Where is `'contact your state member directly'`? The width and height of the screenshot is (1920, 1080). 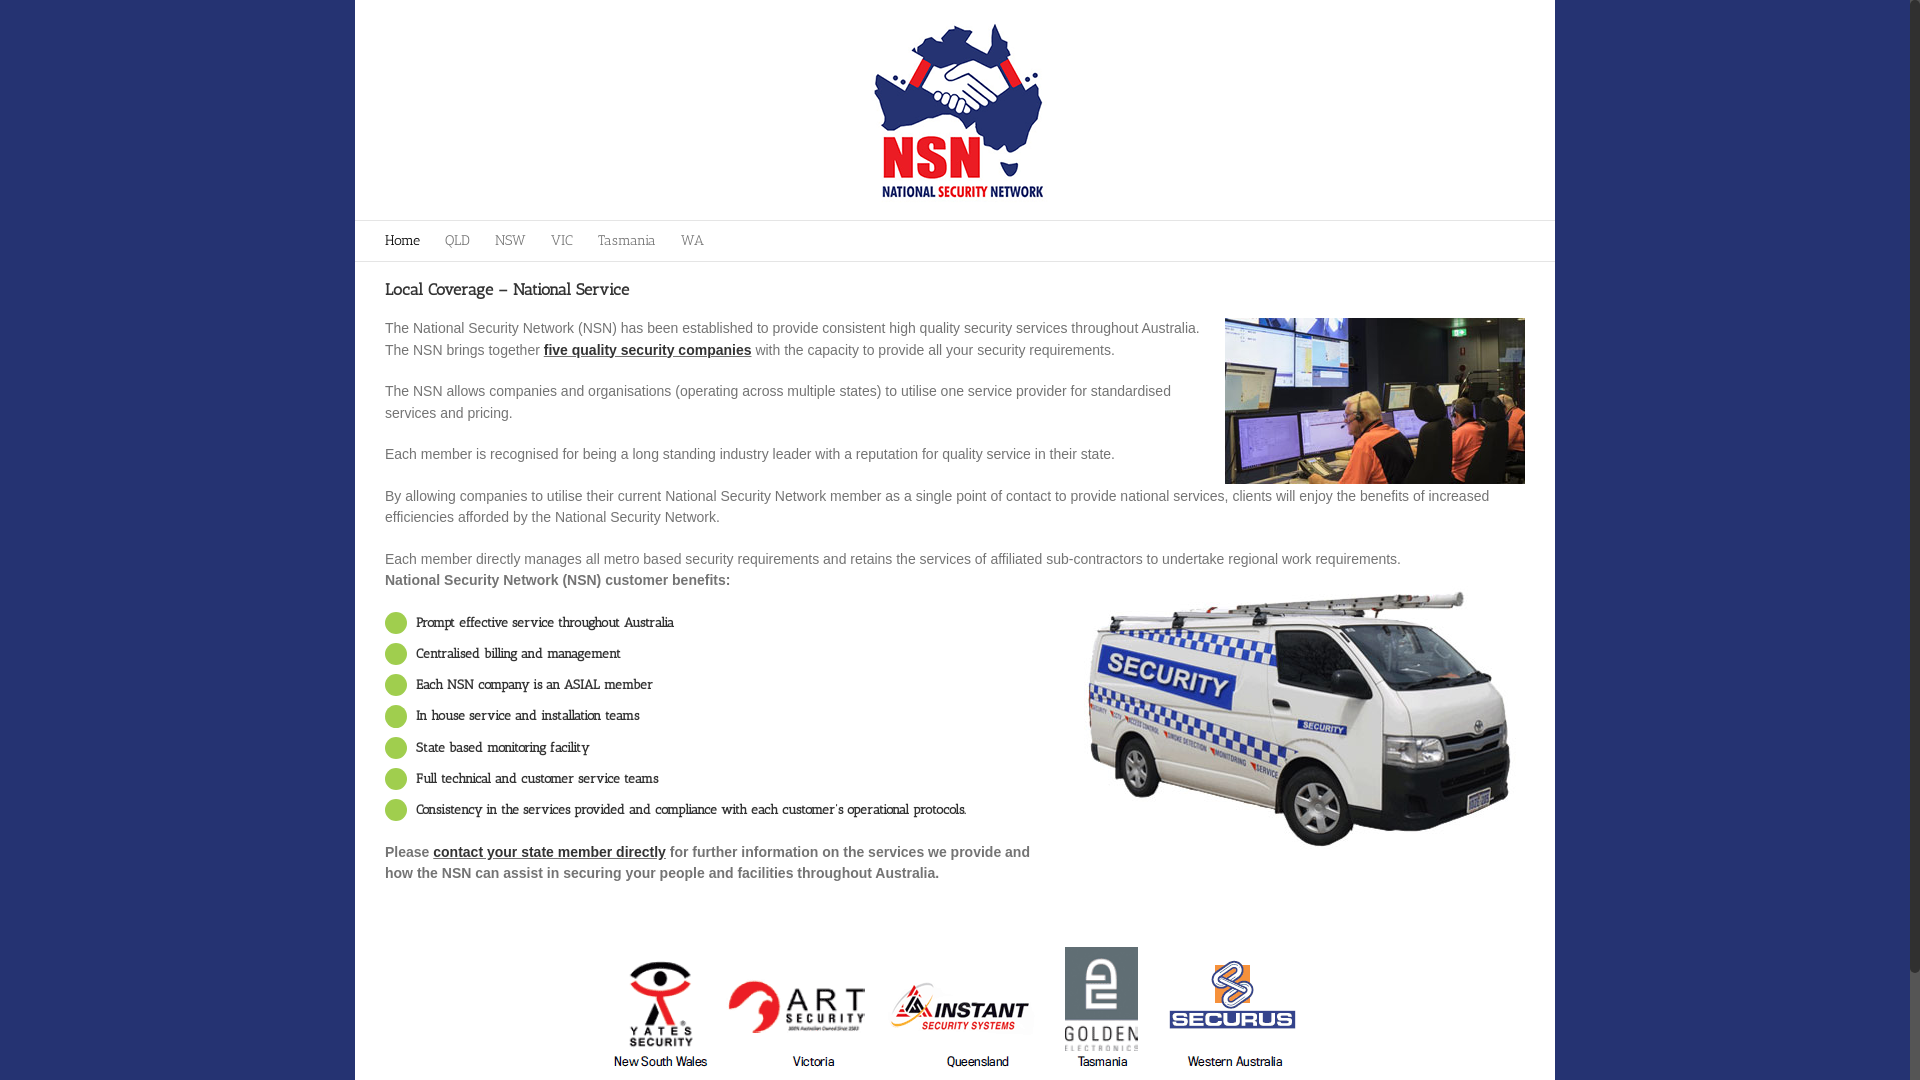
'contact your state member directly' is located at coordinates (431, 852).